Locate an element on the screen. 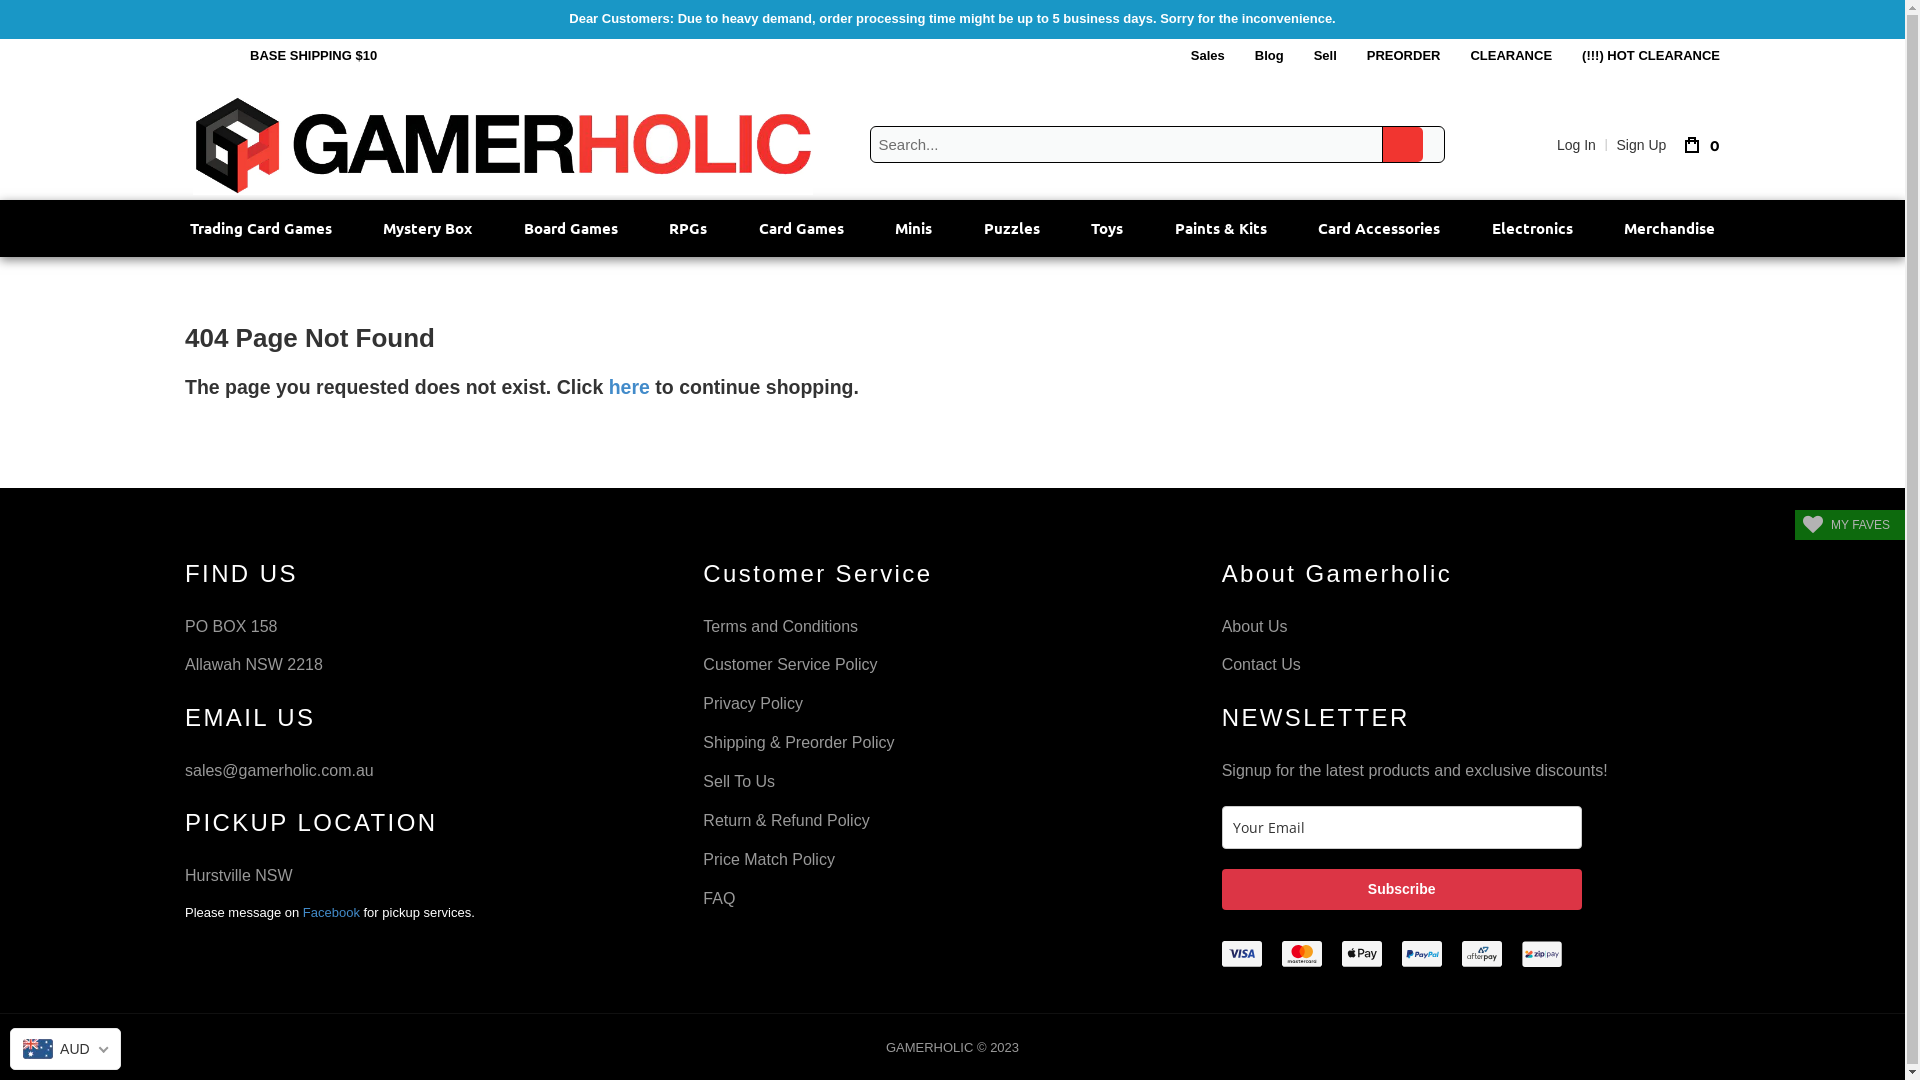 Image resolution: width=1920 pixels, height=1080 pixels. 'PREORDER' is located at coordinates (1352, 56).